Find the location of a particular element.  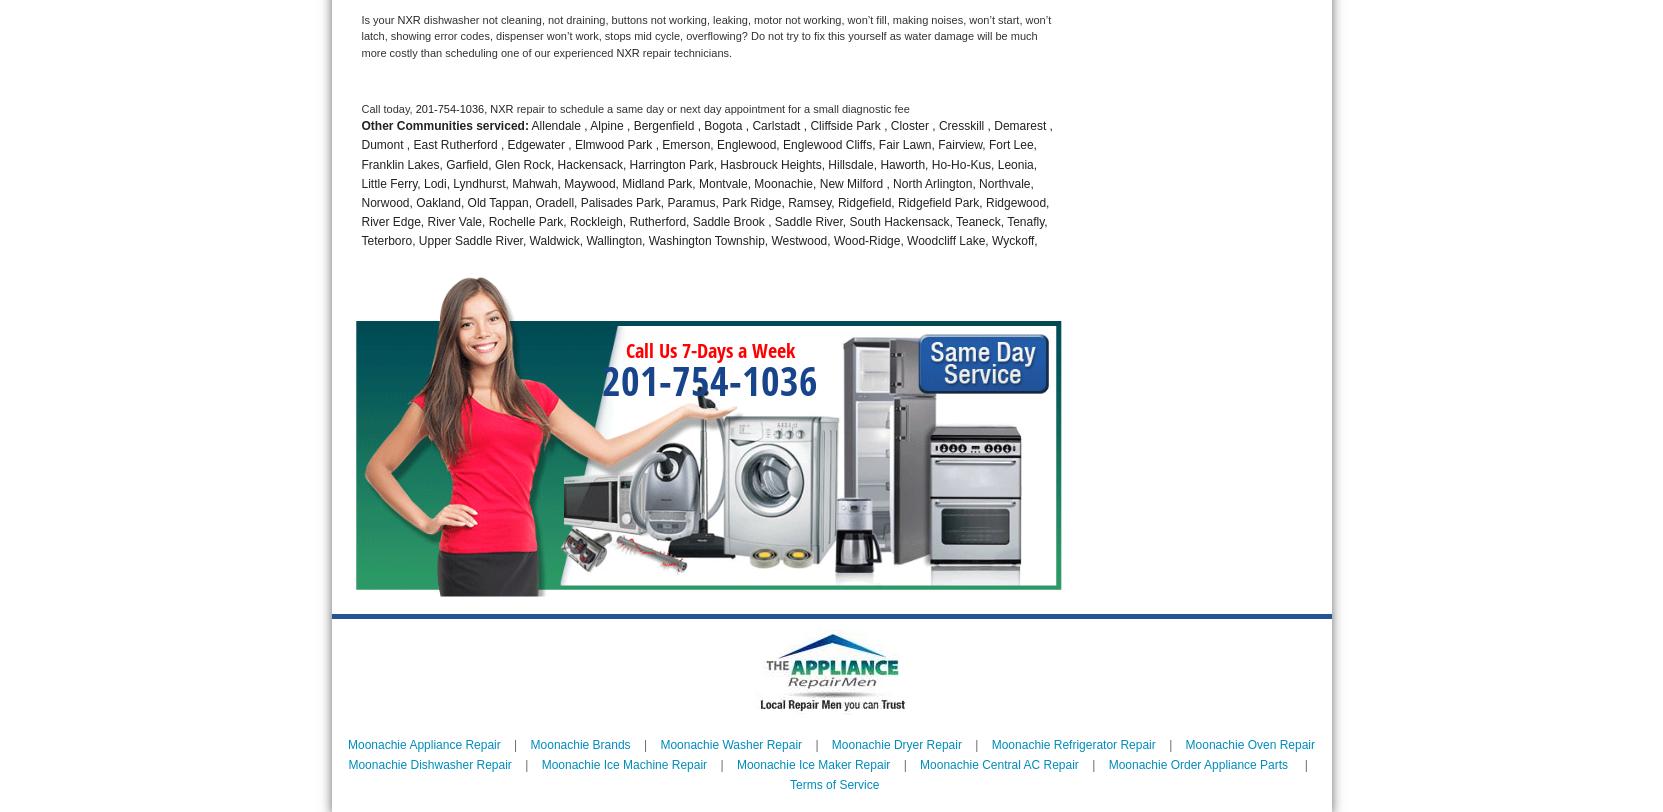

'repair to schedule a same day or next day appointment for a small diagnostic fee' is located at coordinates (712, 107).